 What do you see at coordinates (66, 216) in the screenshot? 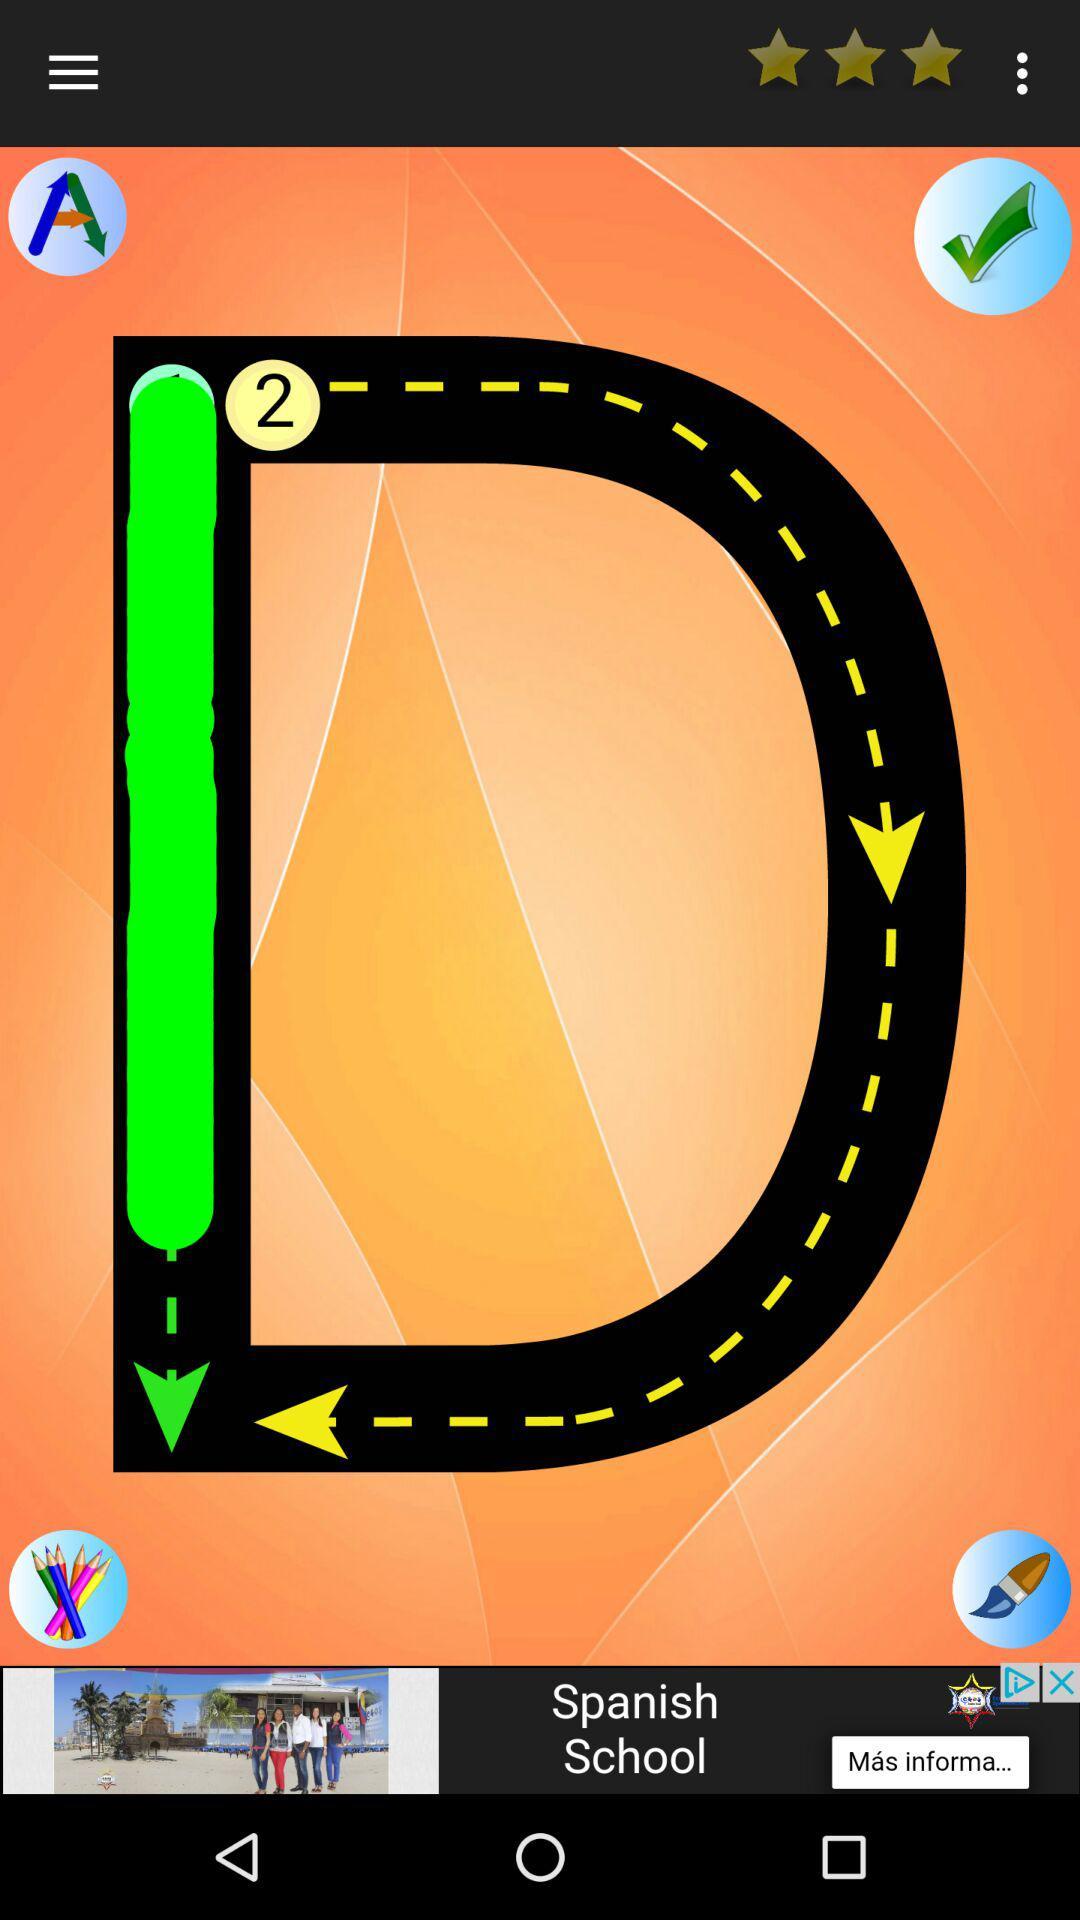
I see `tracing` at bounding box center [66, 216].